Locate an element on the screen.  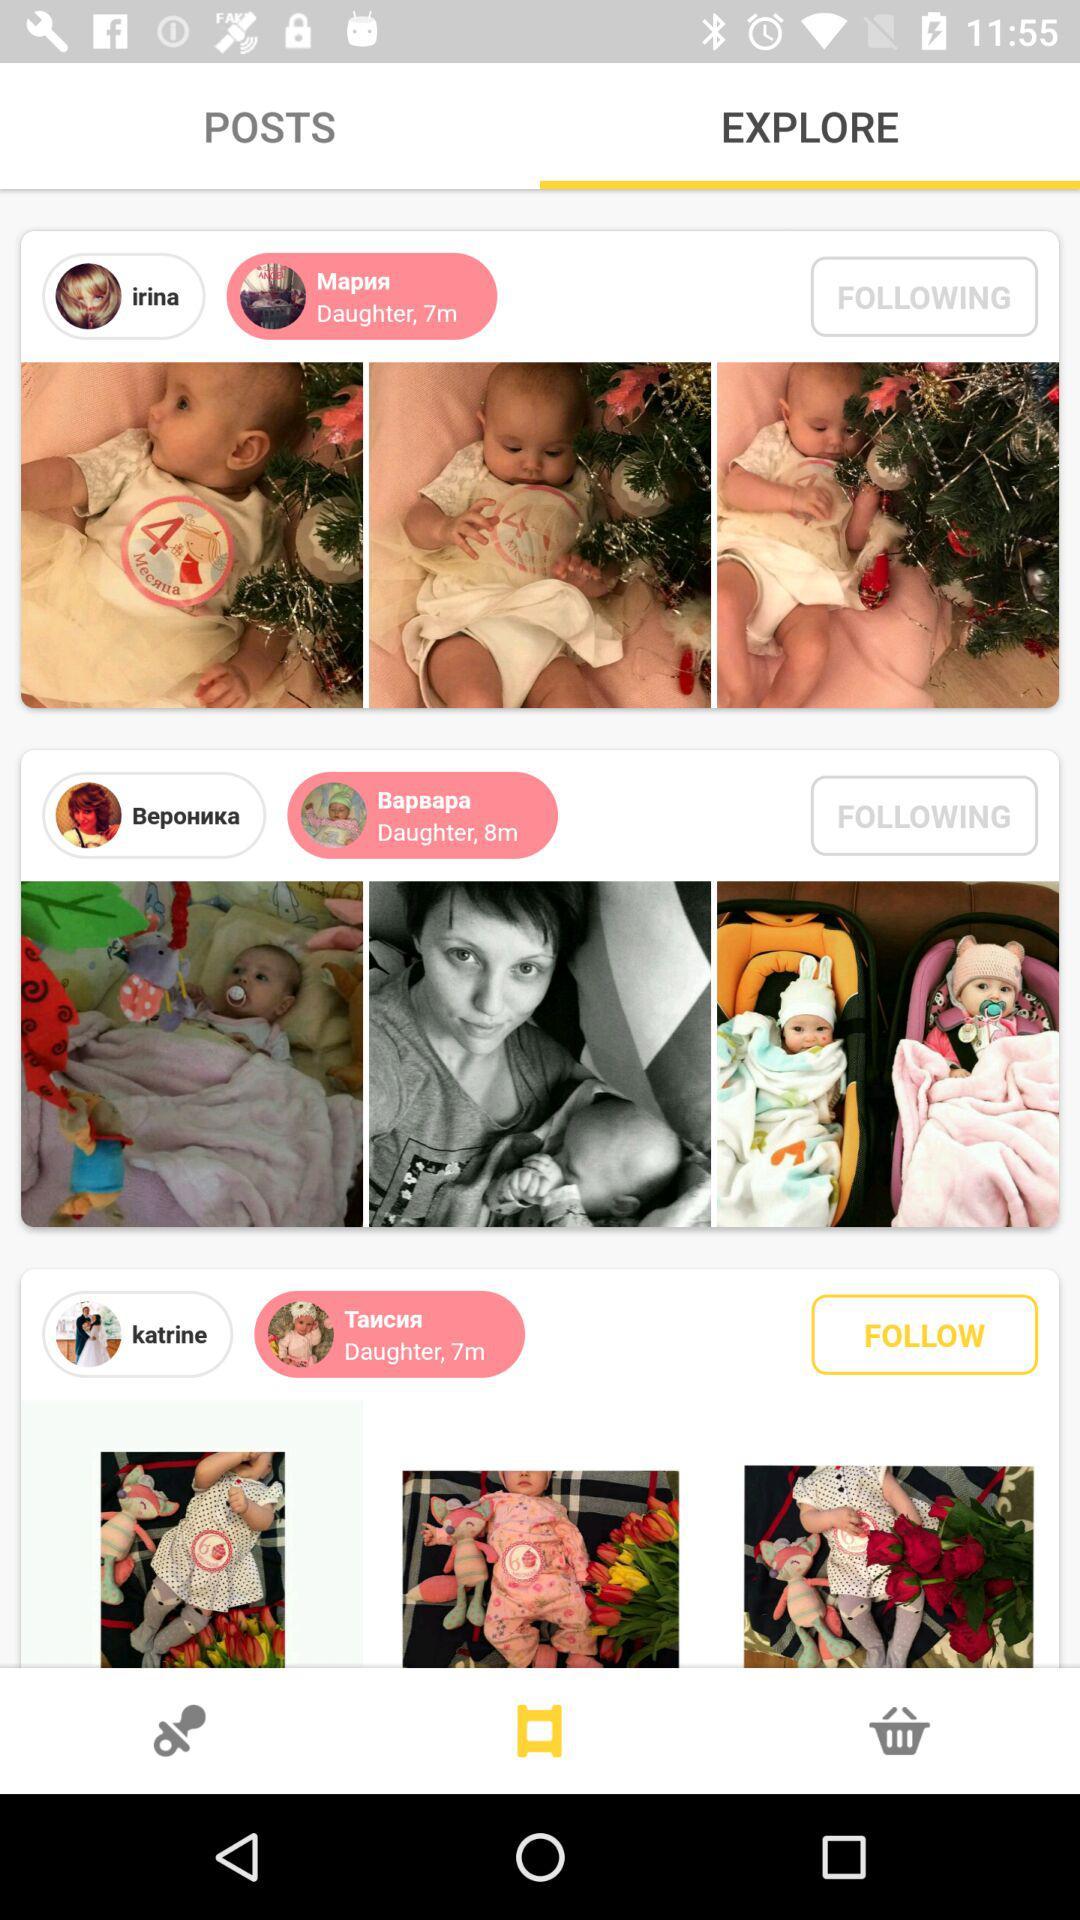
delete selected photos is located at coordinates (898, 1730).